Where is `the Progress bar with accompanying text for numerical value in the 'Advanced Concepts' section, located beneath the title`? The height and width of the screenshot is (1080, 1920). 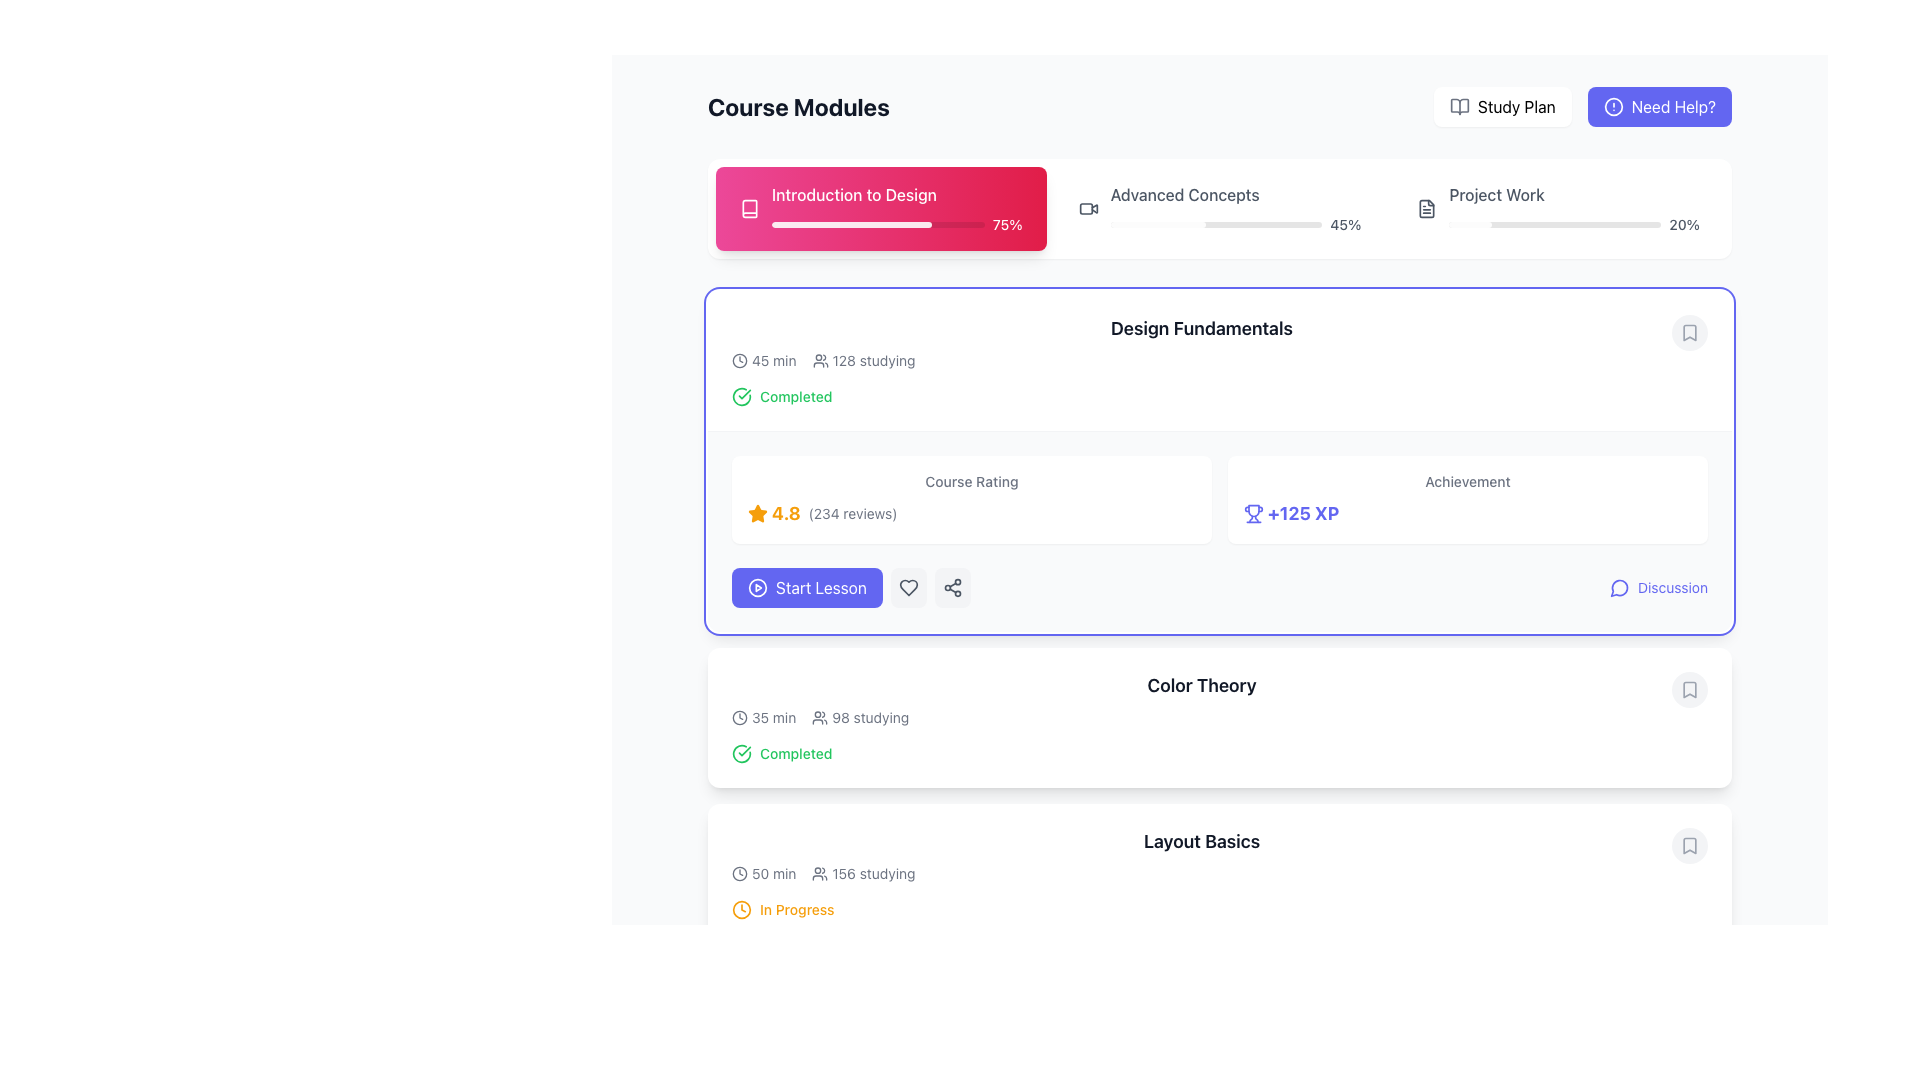 the Progress bar with accompanying text for numerical value in the 'Advanced Concepts' section, located beneath the title is located at coordinates (1235, 224).